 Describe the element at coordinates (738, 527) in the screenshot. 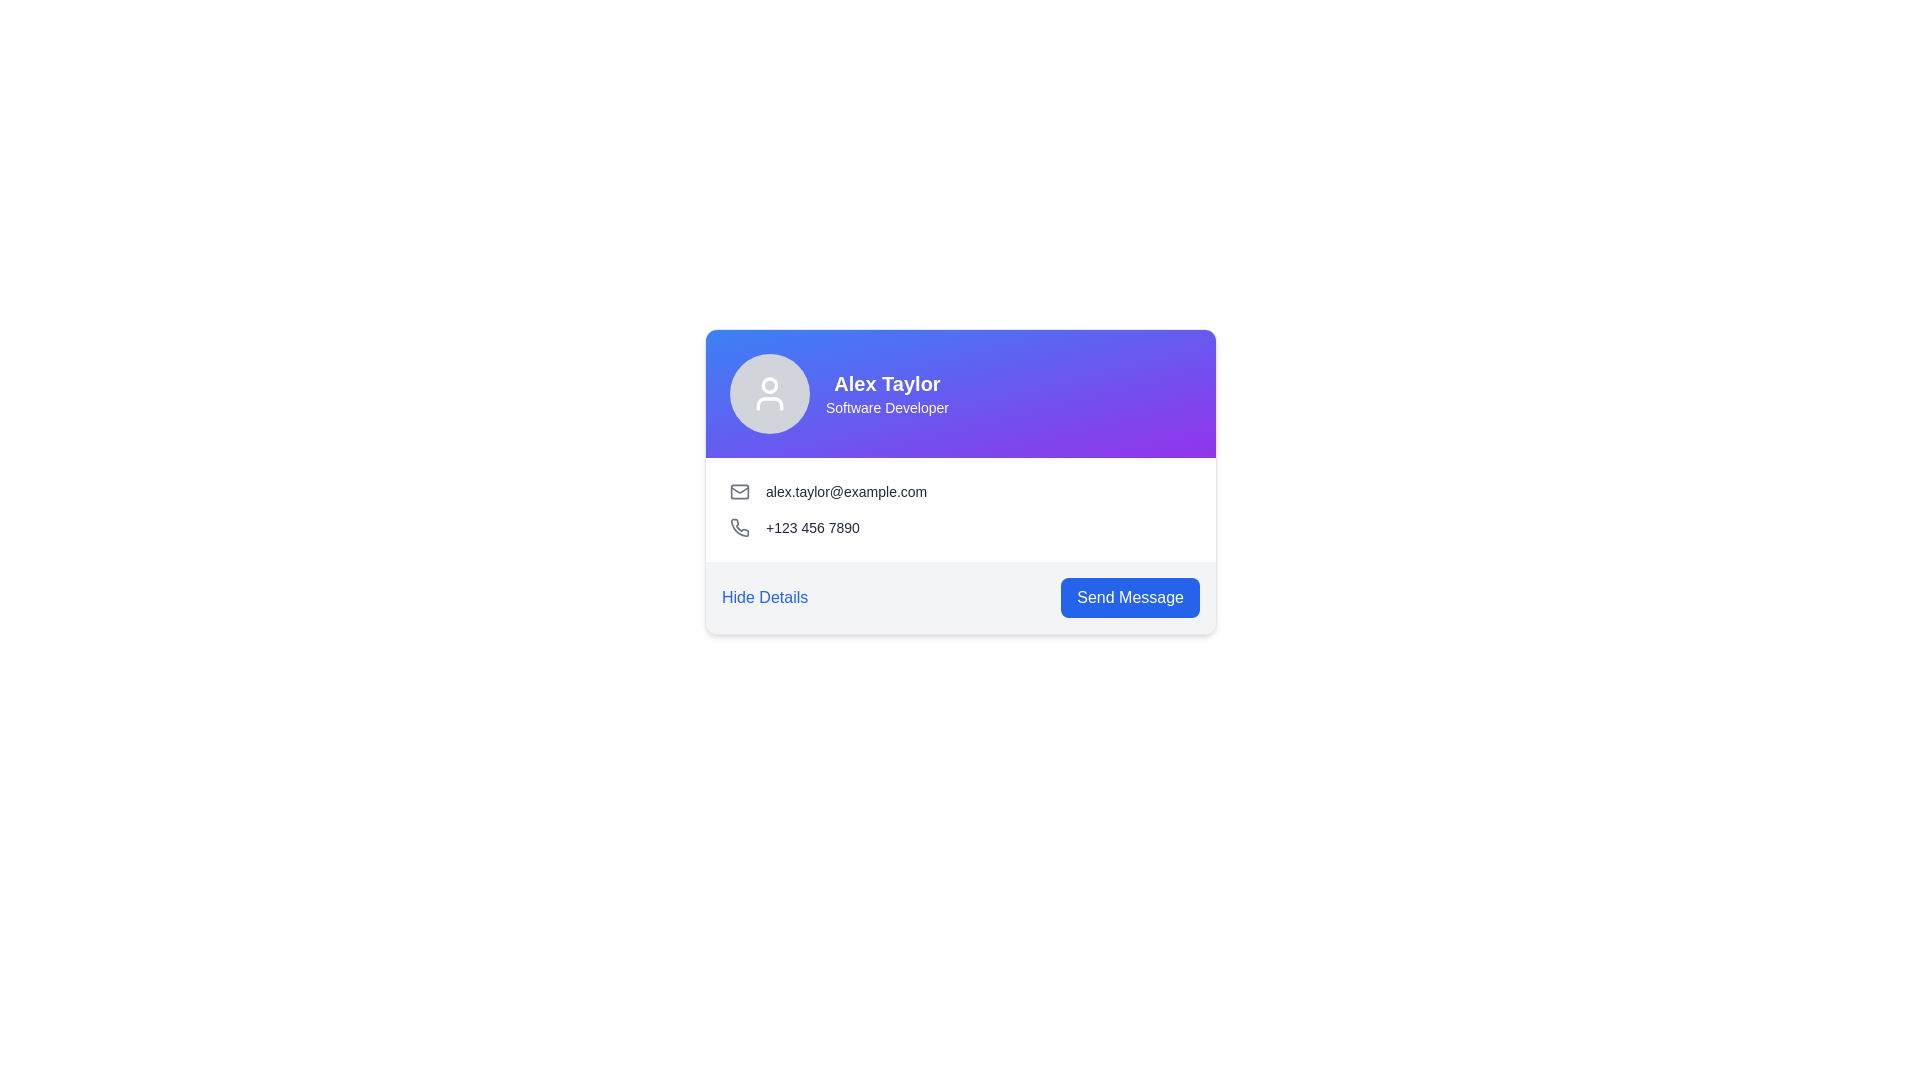

I see `the phone receiver icon with gray outlines located in the first position of a horizontal group, to the left of the phone number text` at that location.